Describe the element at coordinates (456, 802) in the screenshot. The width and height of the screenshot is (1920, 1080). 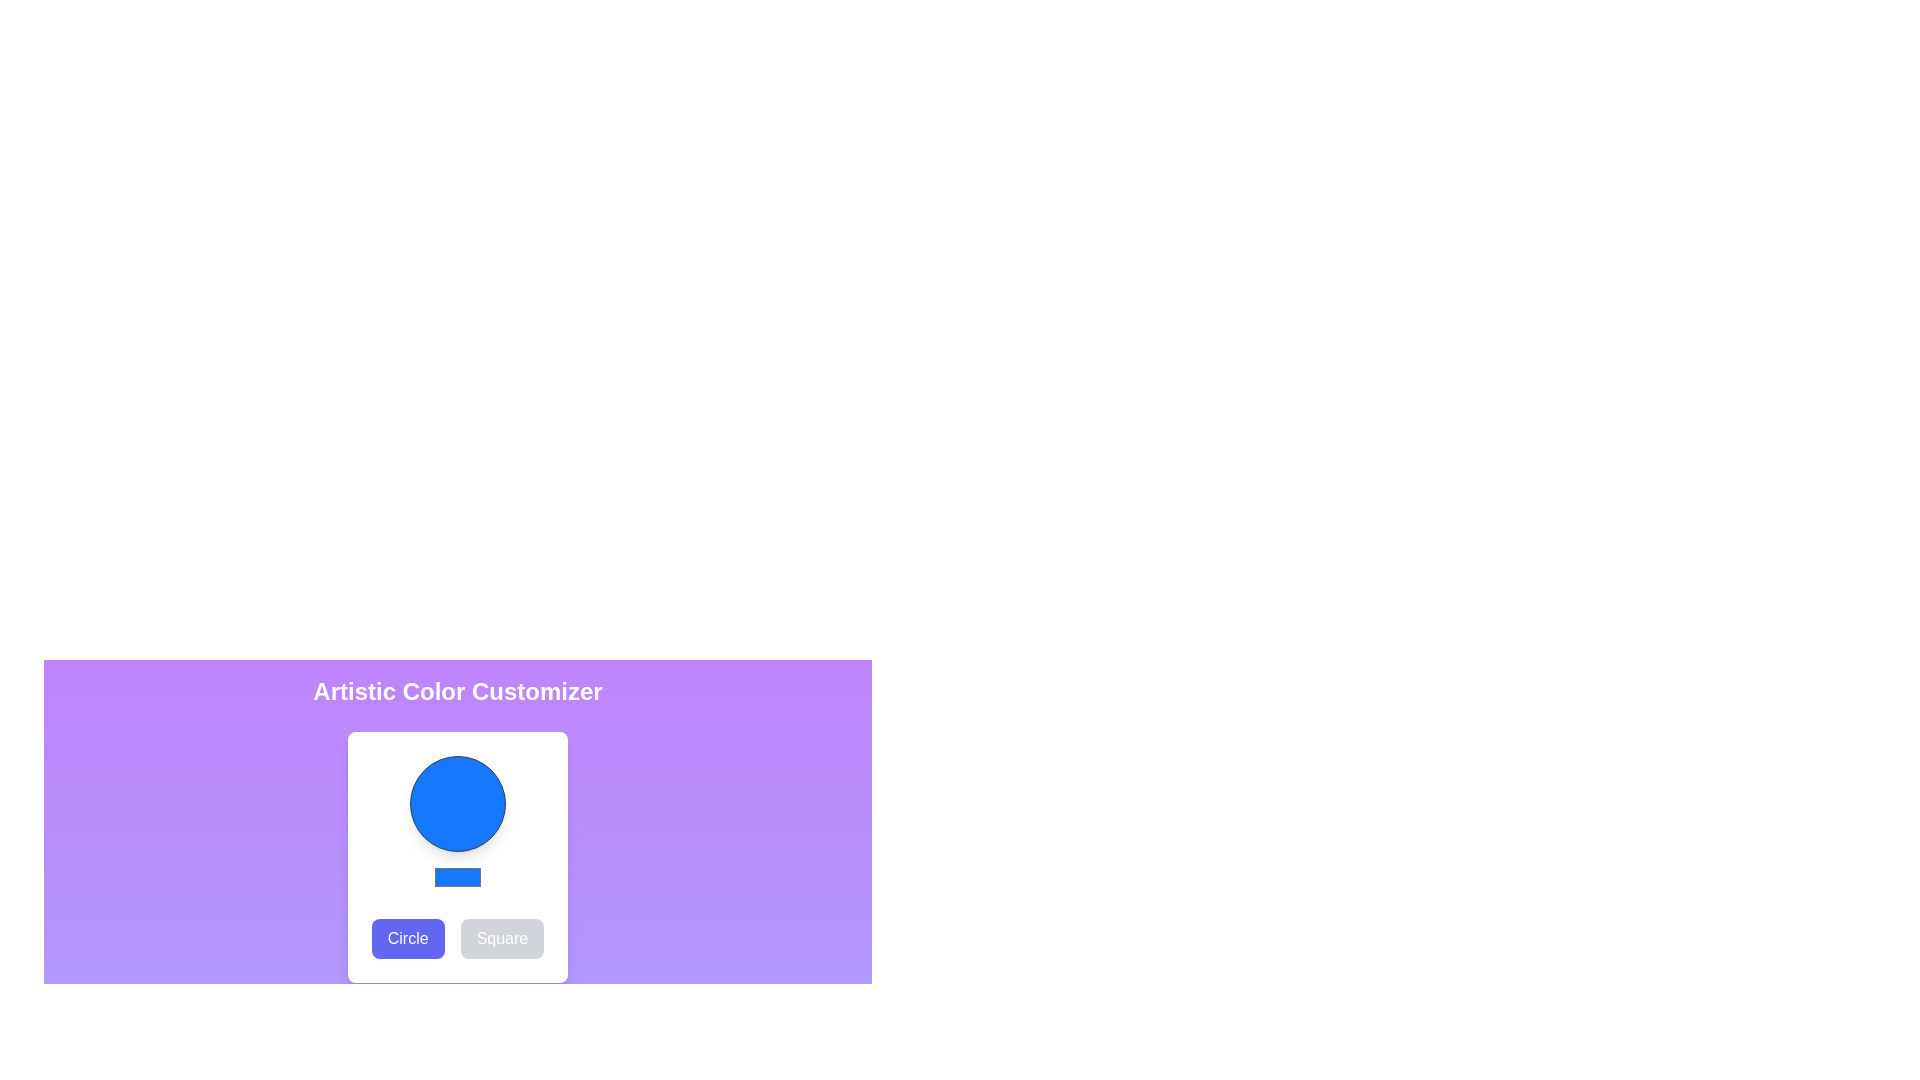
I see `the circular decorative element that serves as a preview or display area for color configuration` at that location.